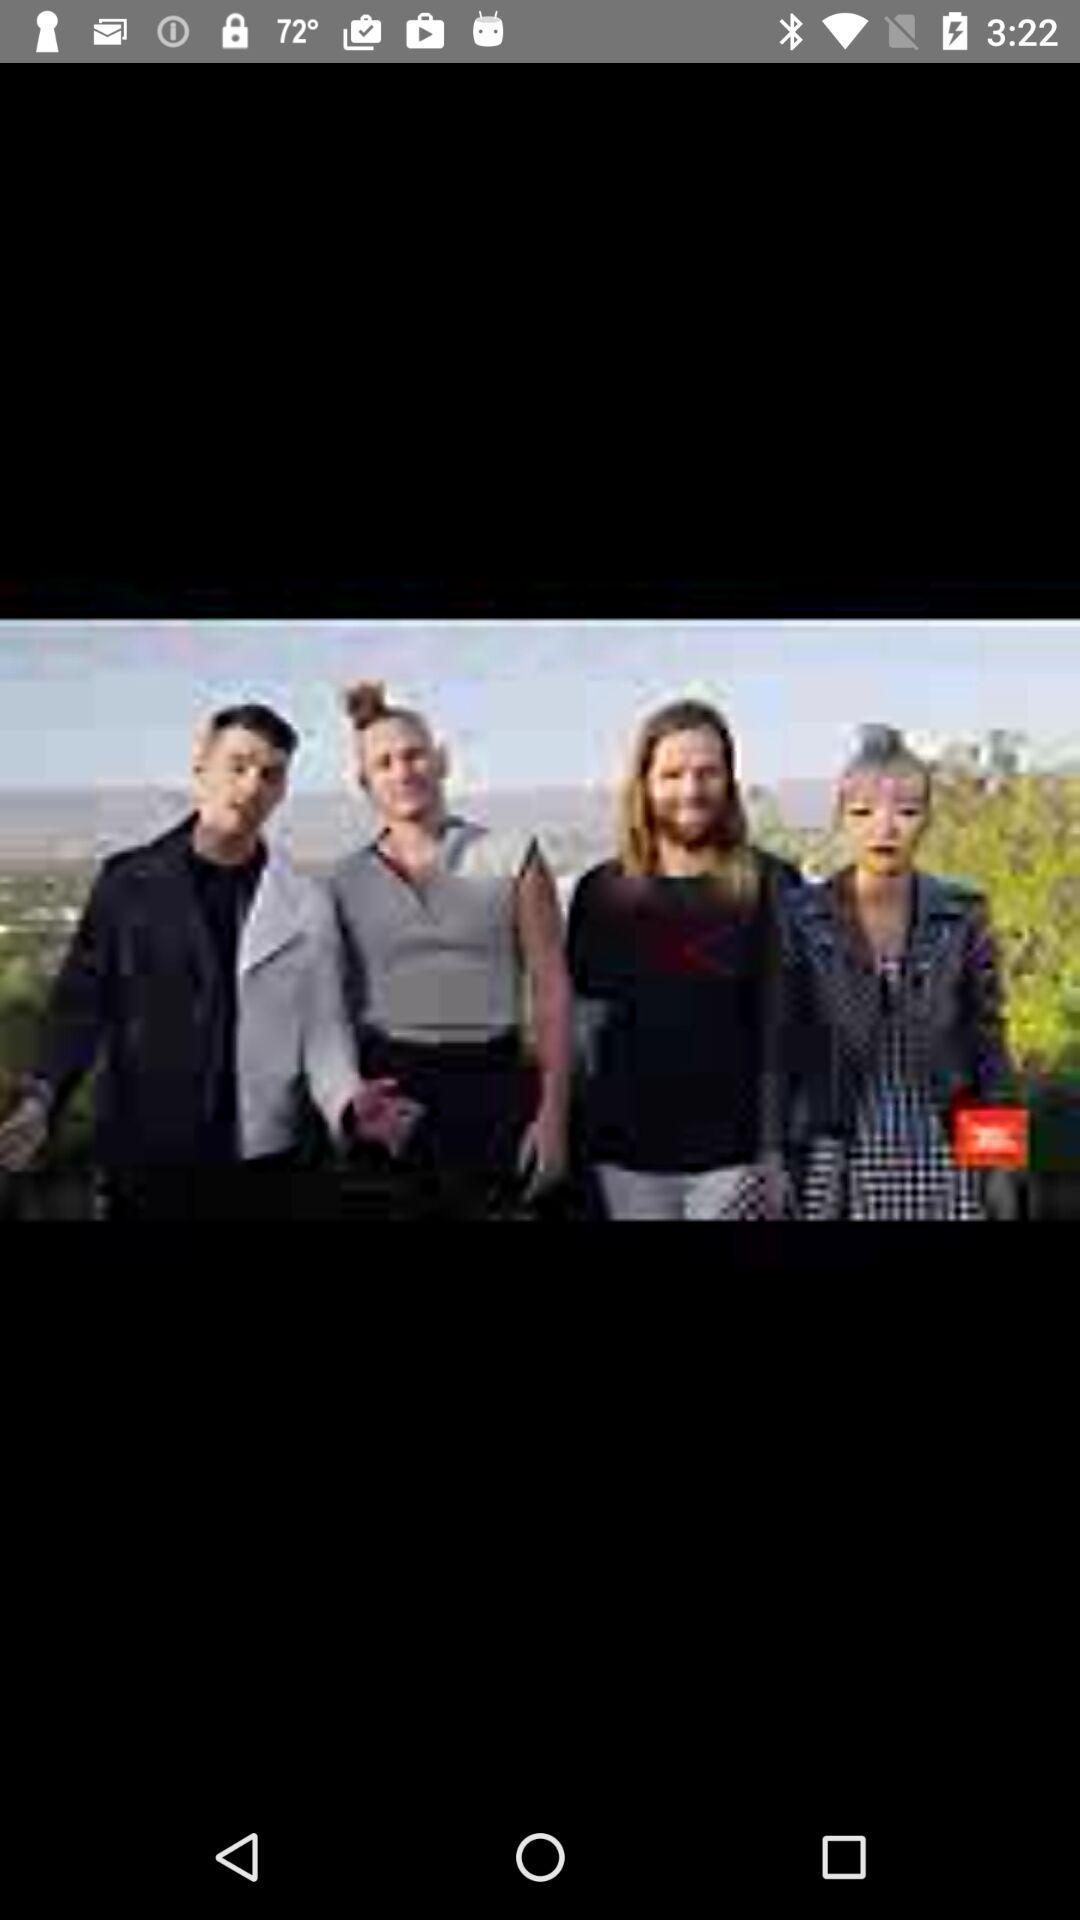  What do you see at coordinates (540, 927) in the screenshot?
I see `the item at the center` at bounding box center [540, 927].